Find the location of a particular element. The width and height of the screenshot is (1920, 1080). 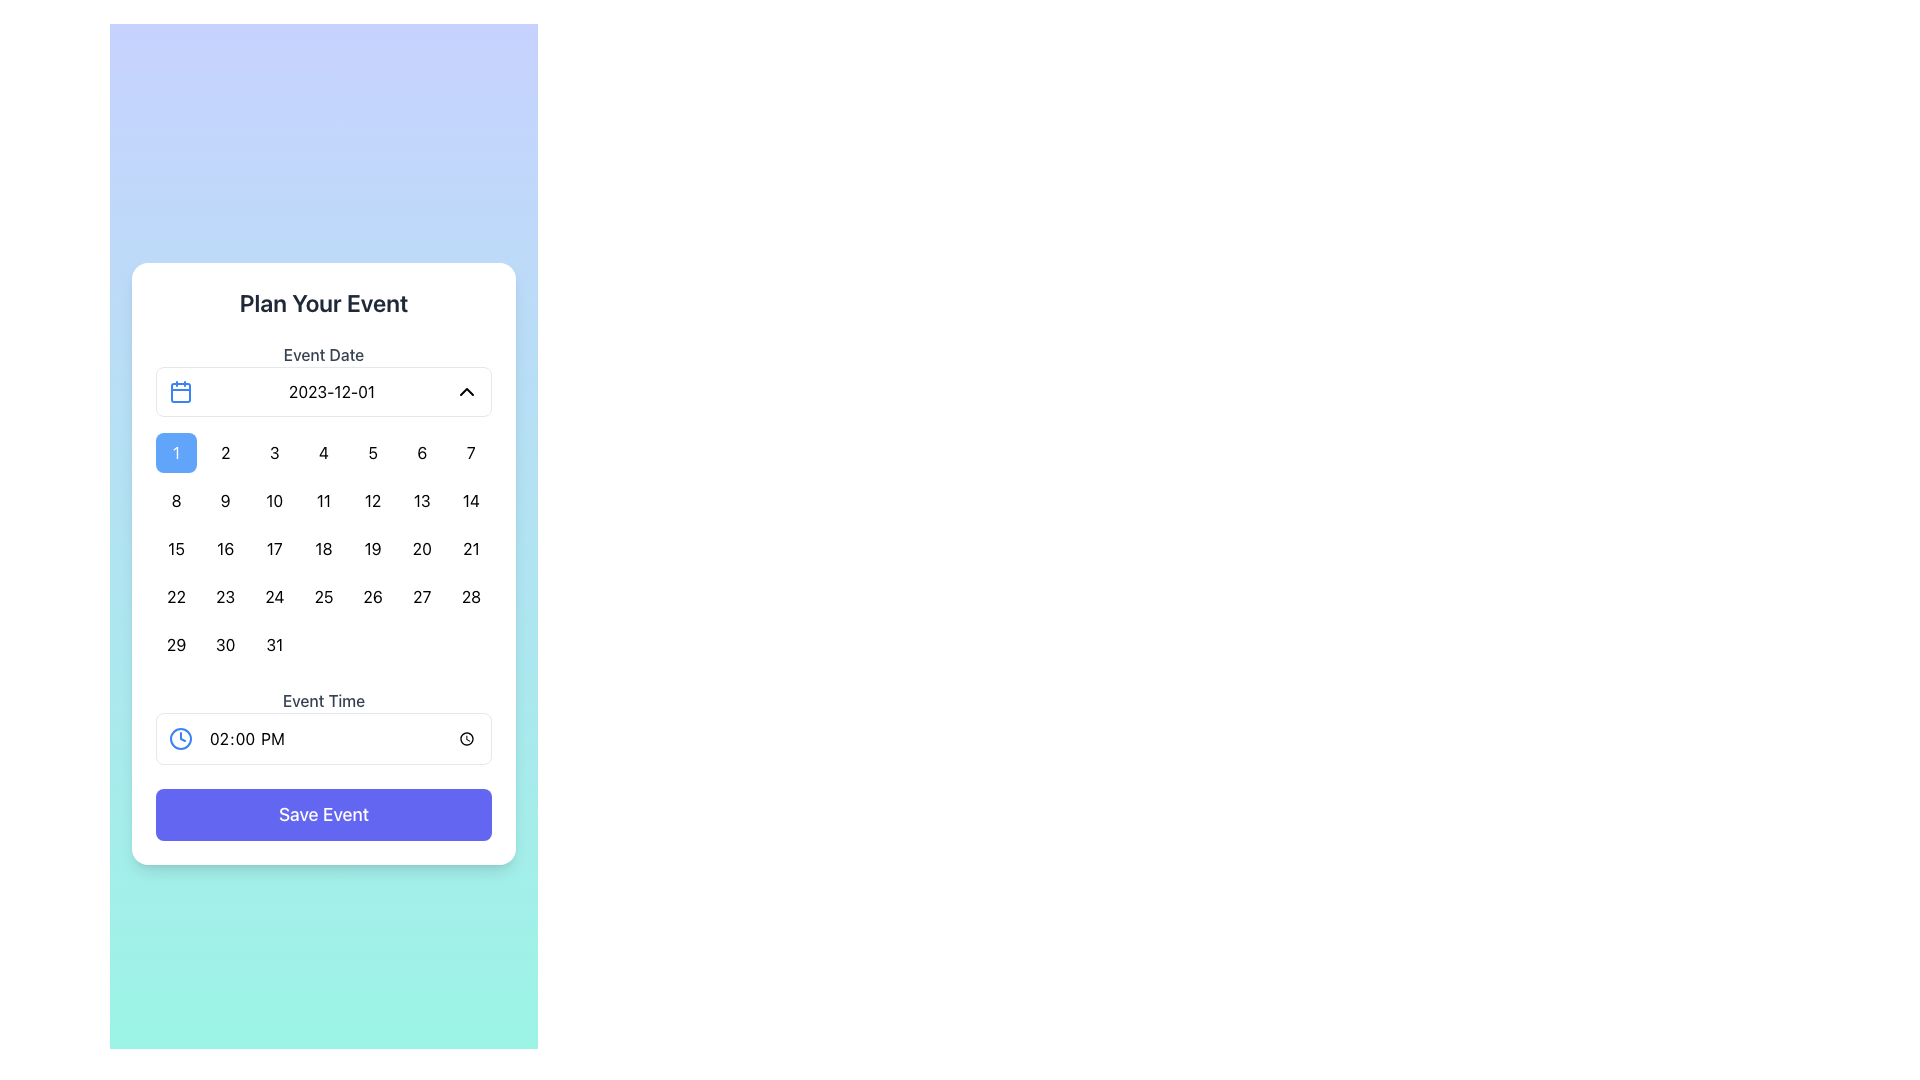

the rounded square button displaying the number '16' is located at coordinates (225, 548).